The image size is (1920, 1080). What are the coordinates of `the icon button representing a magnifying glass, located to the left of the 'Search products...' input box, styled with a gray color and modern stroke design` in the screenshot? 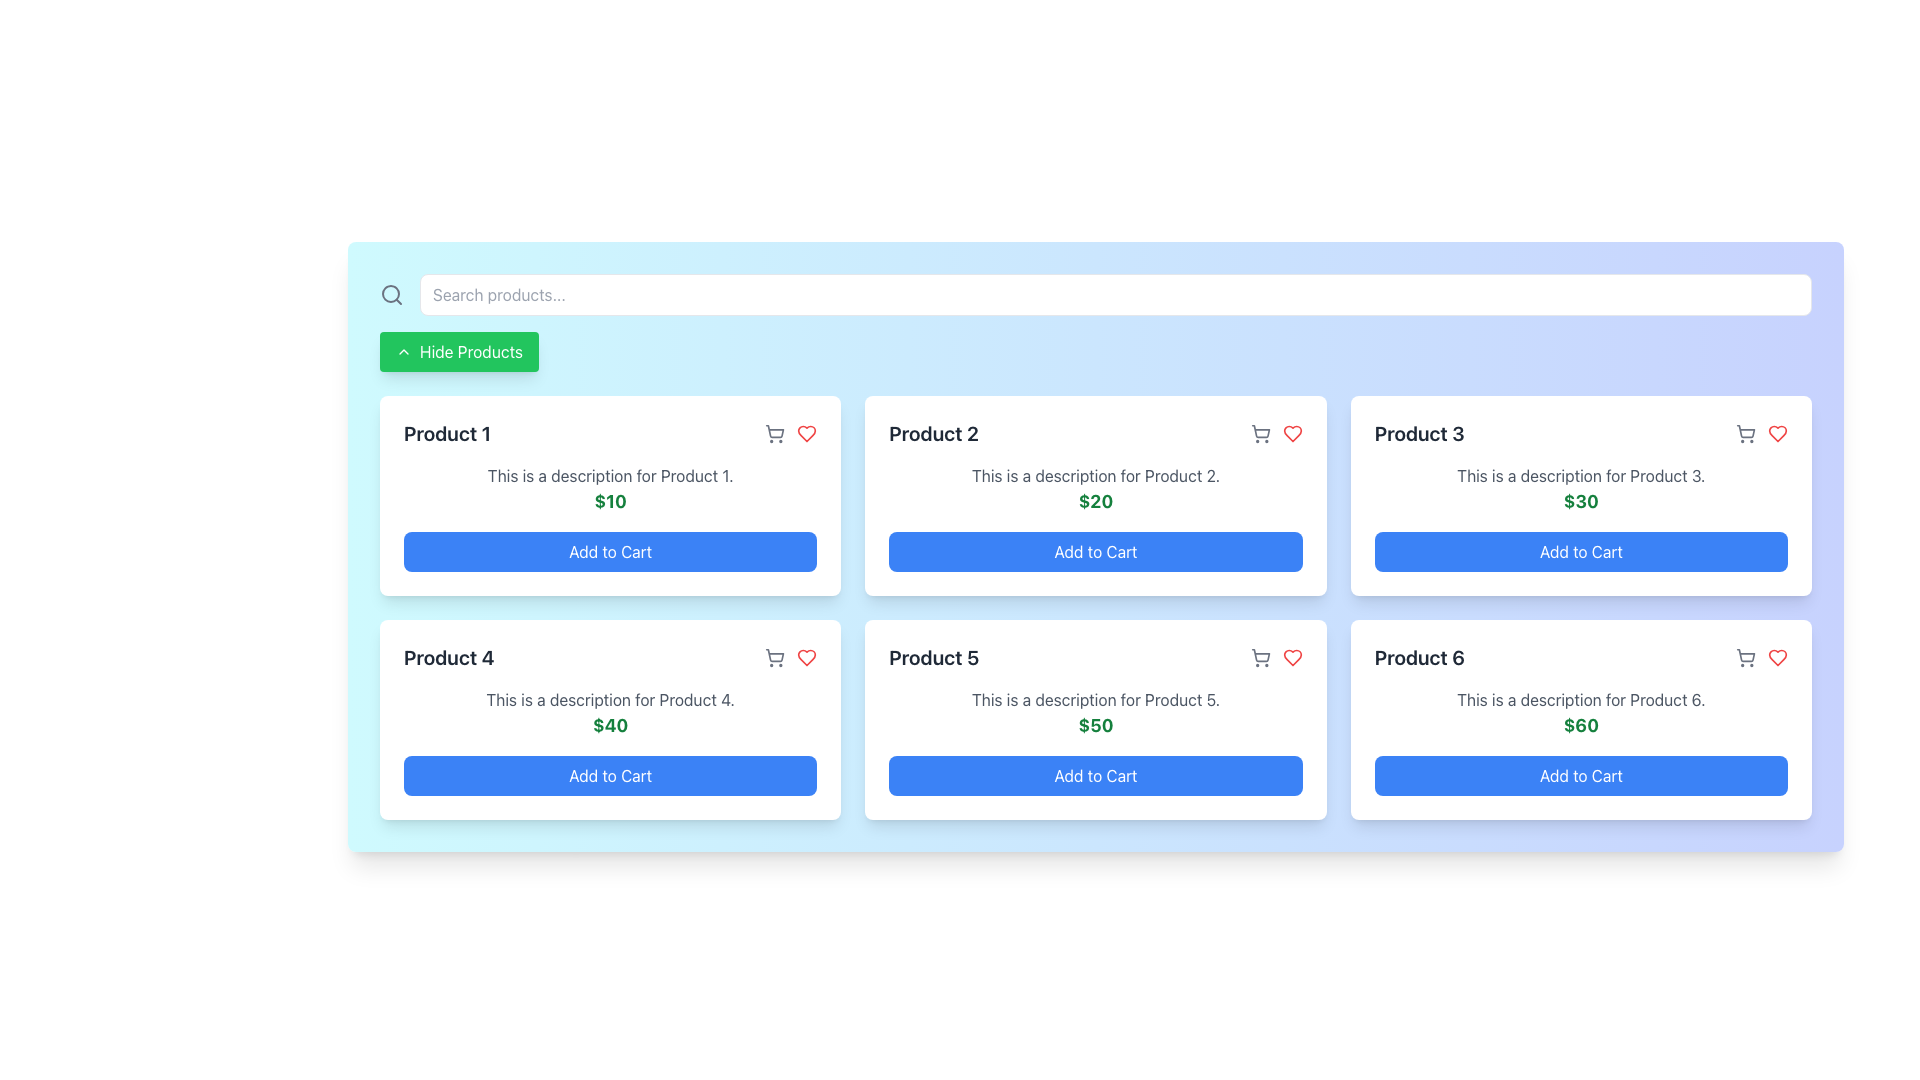 It's located at (392, 294).